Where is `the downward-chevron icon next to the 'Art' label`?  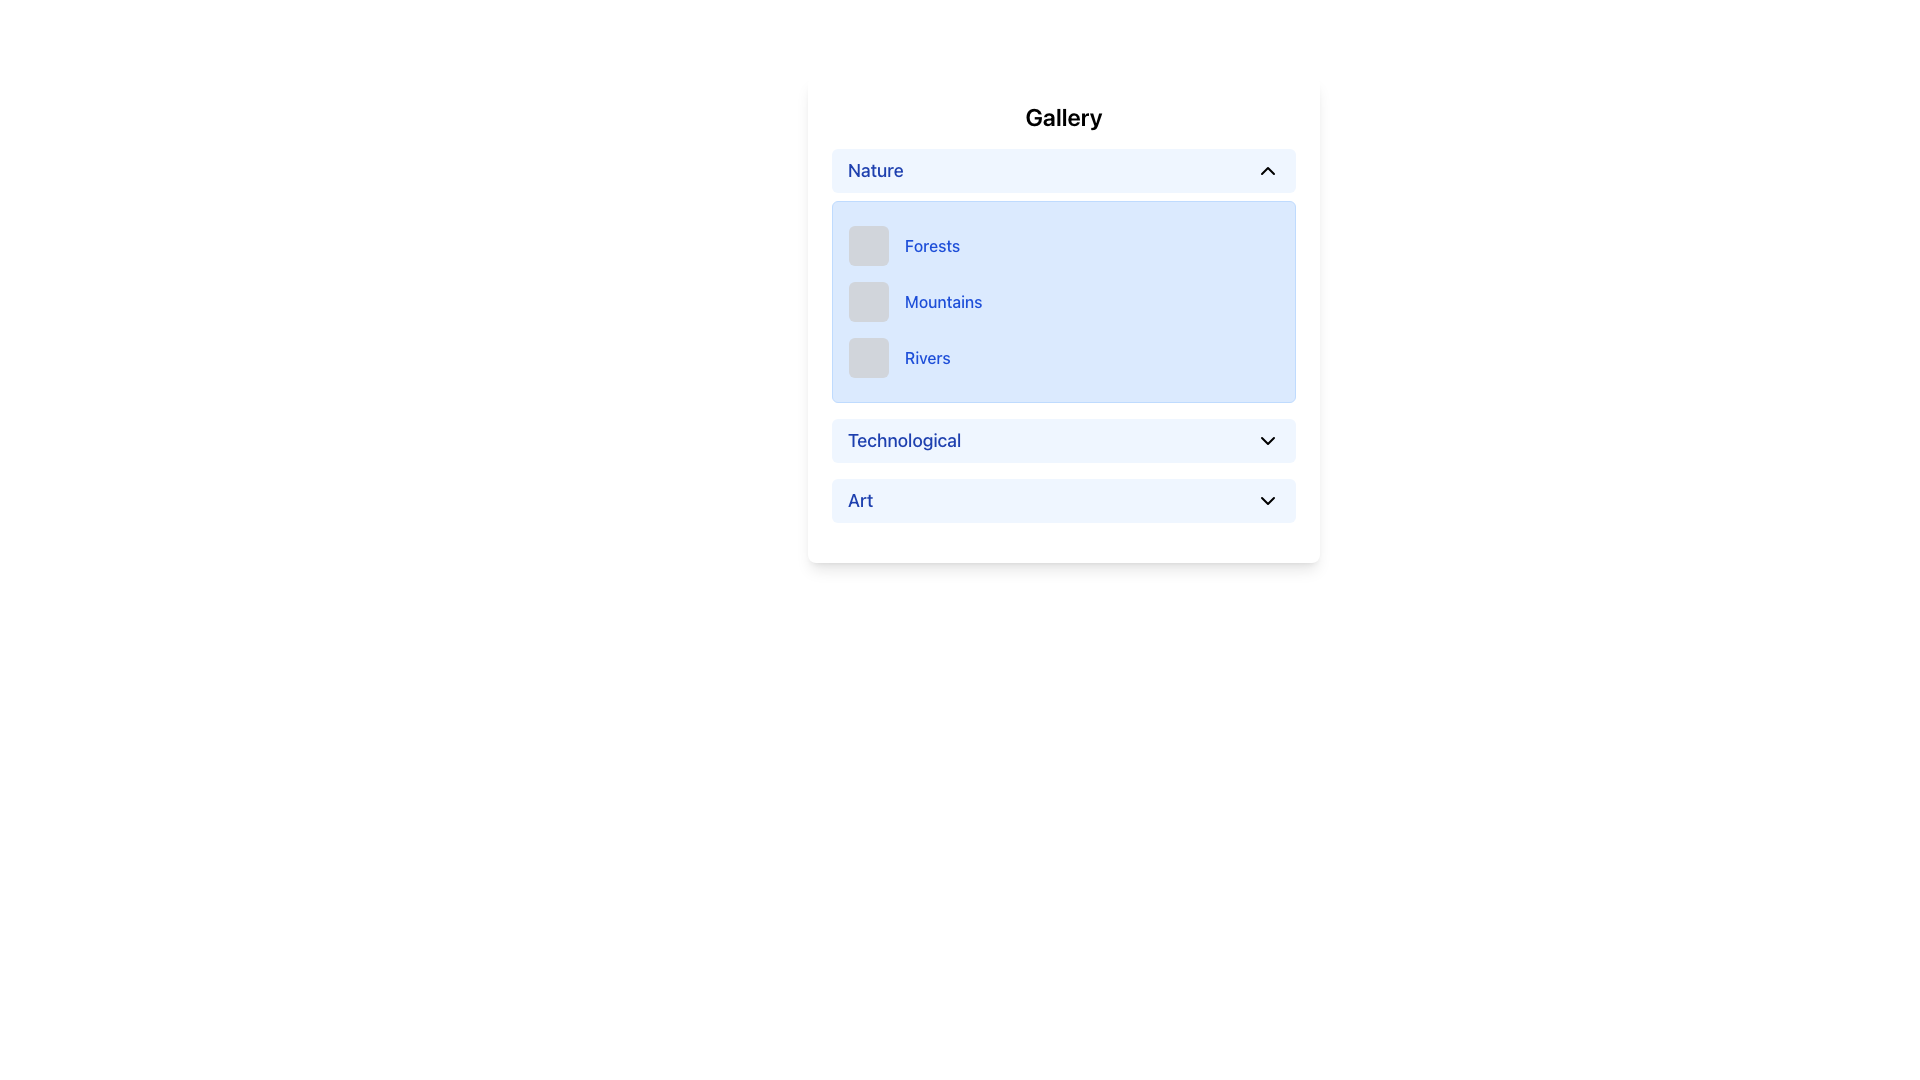
the downward-chevron icon next to the 'Art' label is located at coordinates (1266, 500).